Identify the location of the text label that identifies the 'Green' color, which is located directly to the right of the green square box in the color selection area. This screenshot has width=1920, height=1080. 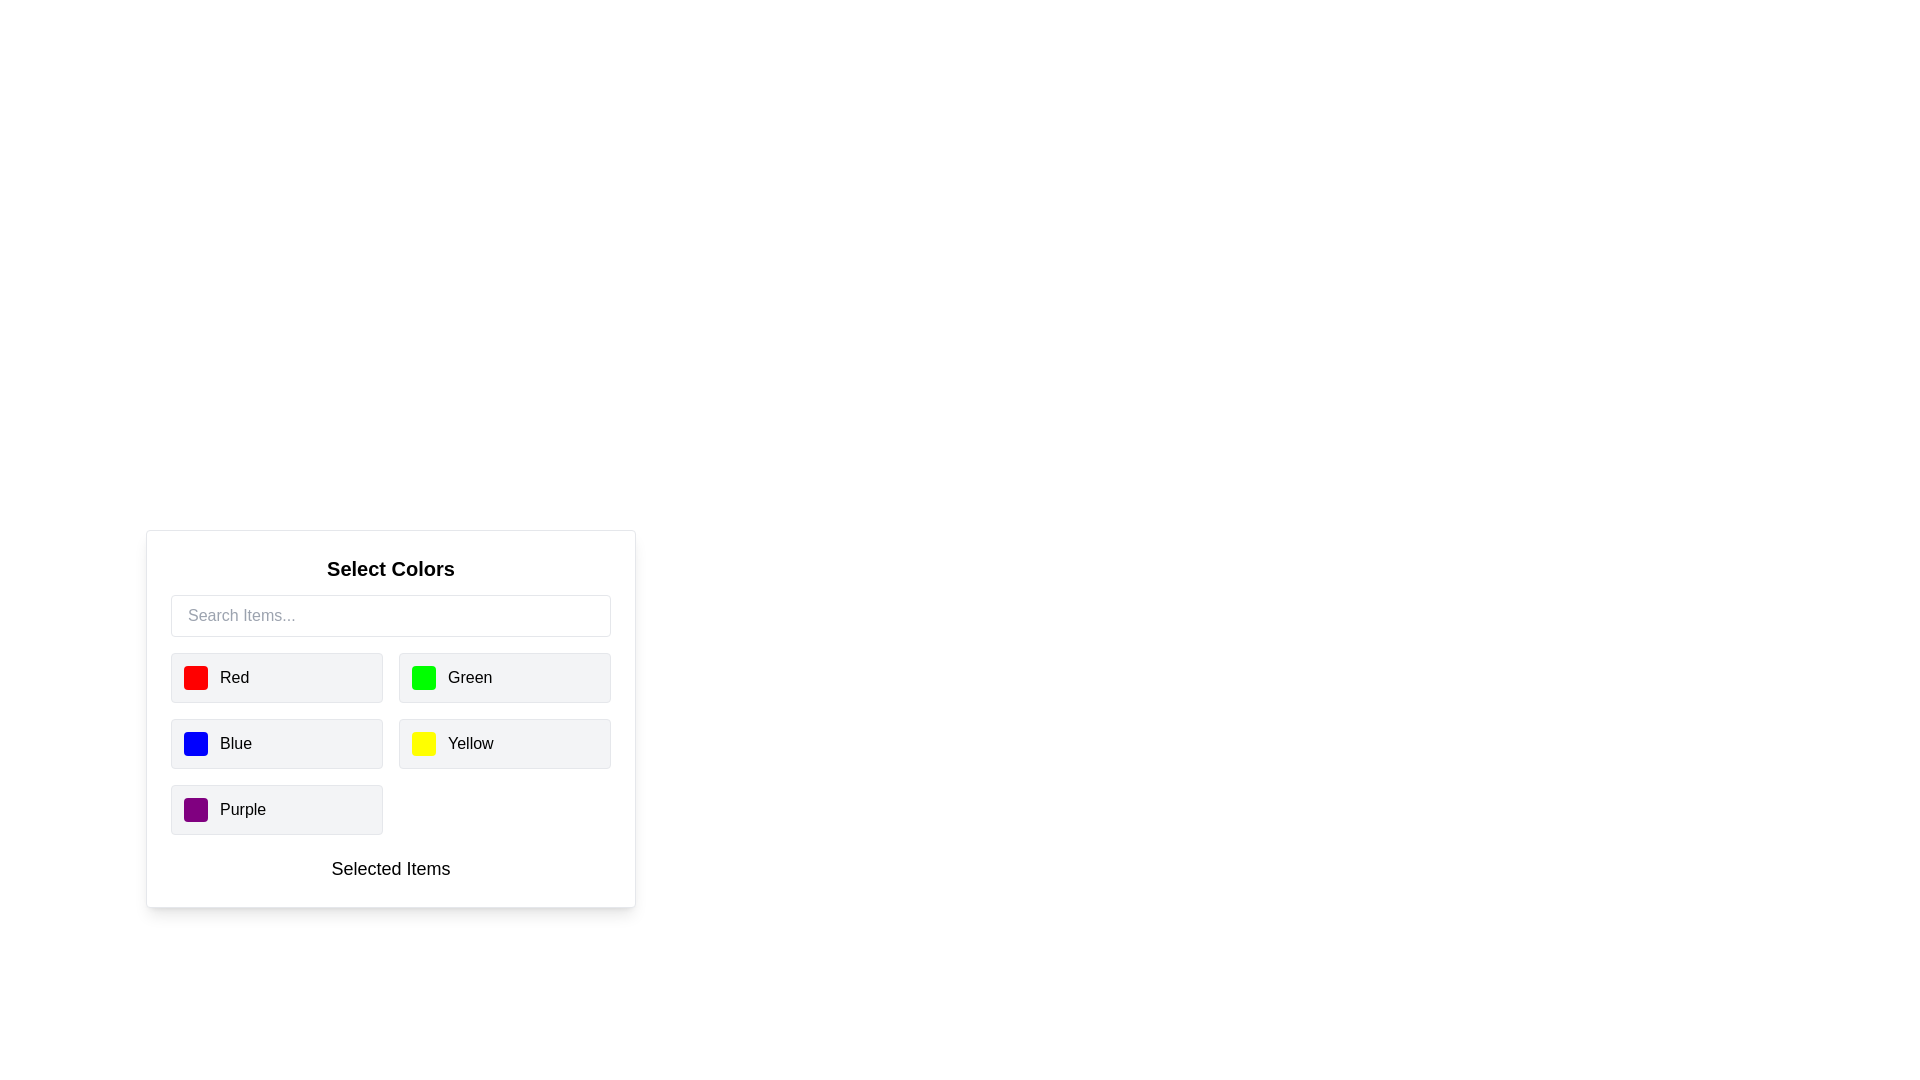
(469, 677).